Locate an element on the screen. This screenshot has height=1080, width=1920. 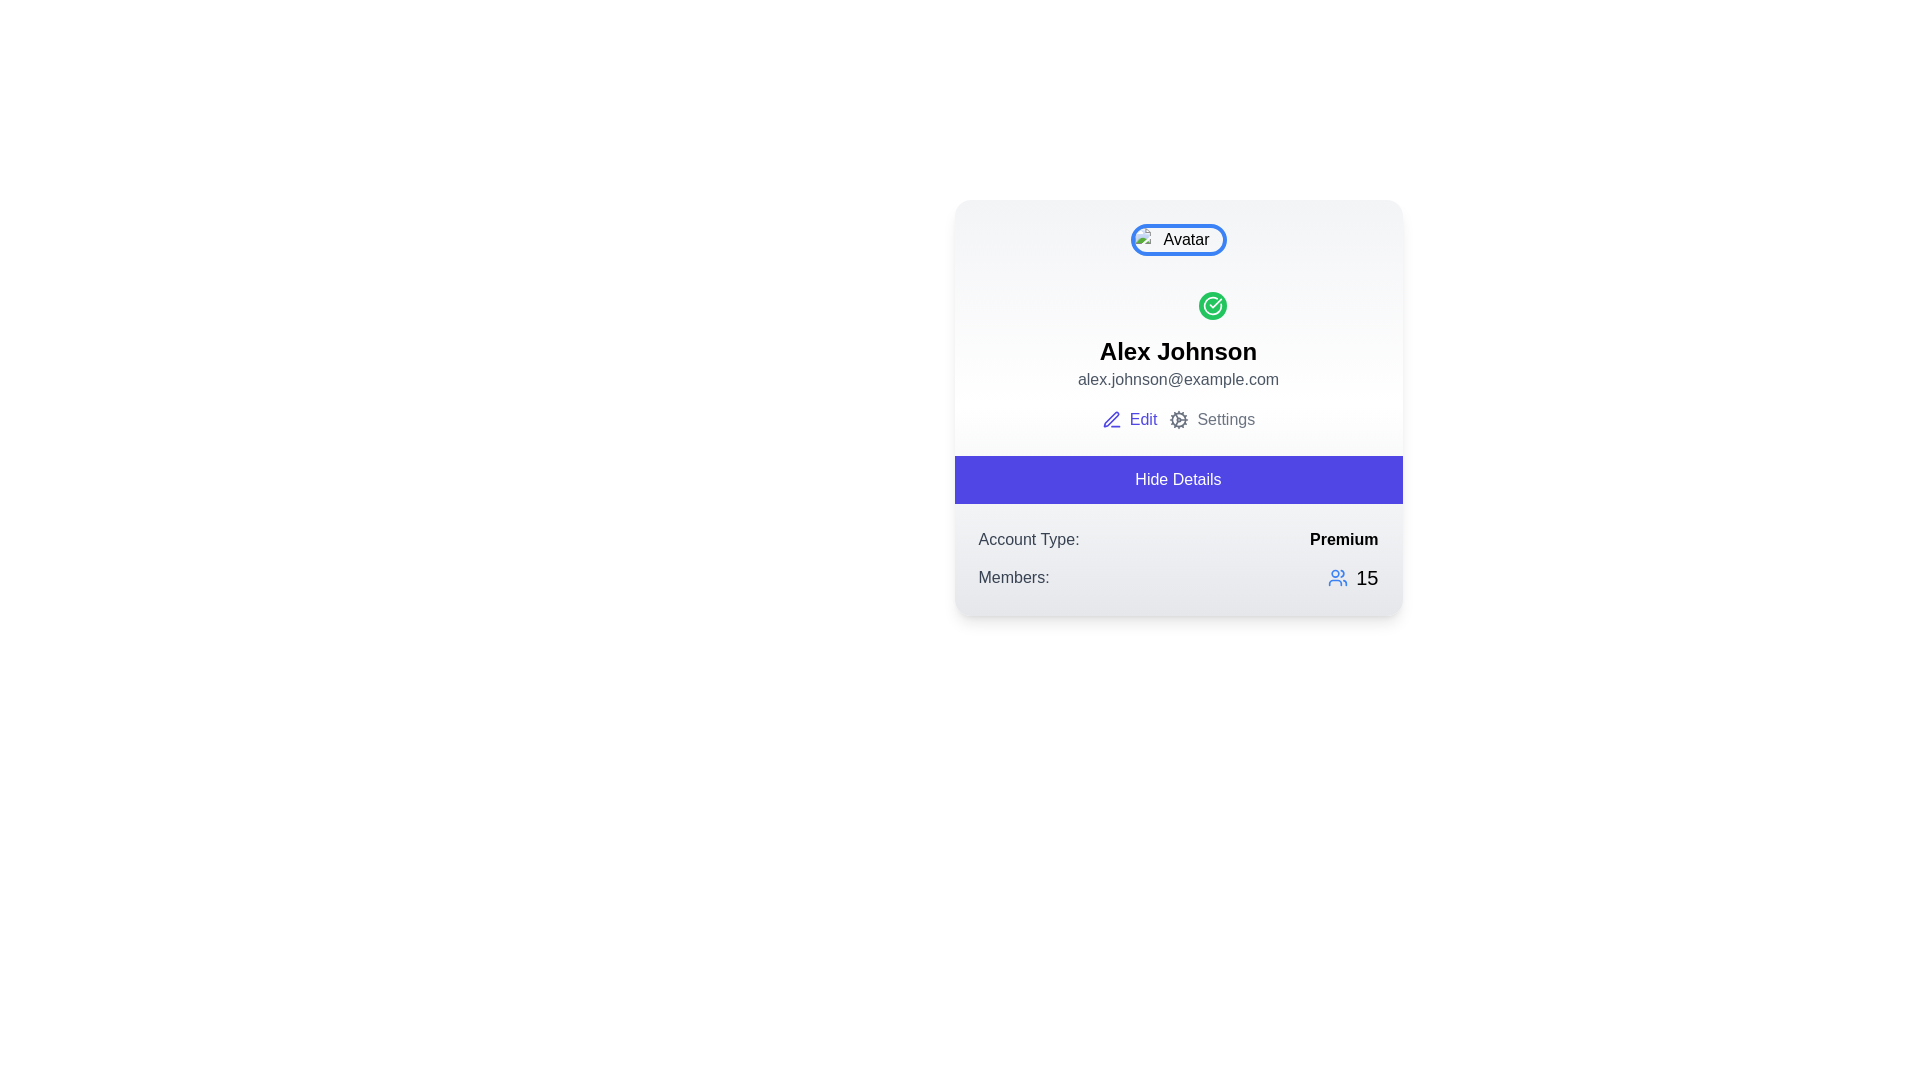
the blue rectangular button labeled 'Hide Details' is located at coordinates (1178, 479).